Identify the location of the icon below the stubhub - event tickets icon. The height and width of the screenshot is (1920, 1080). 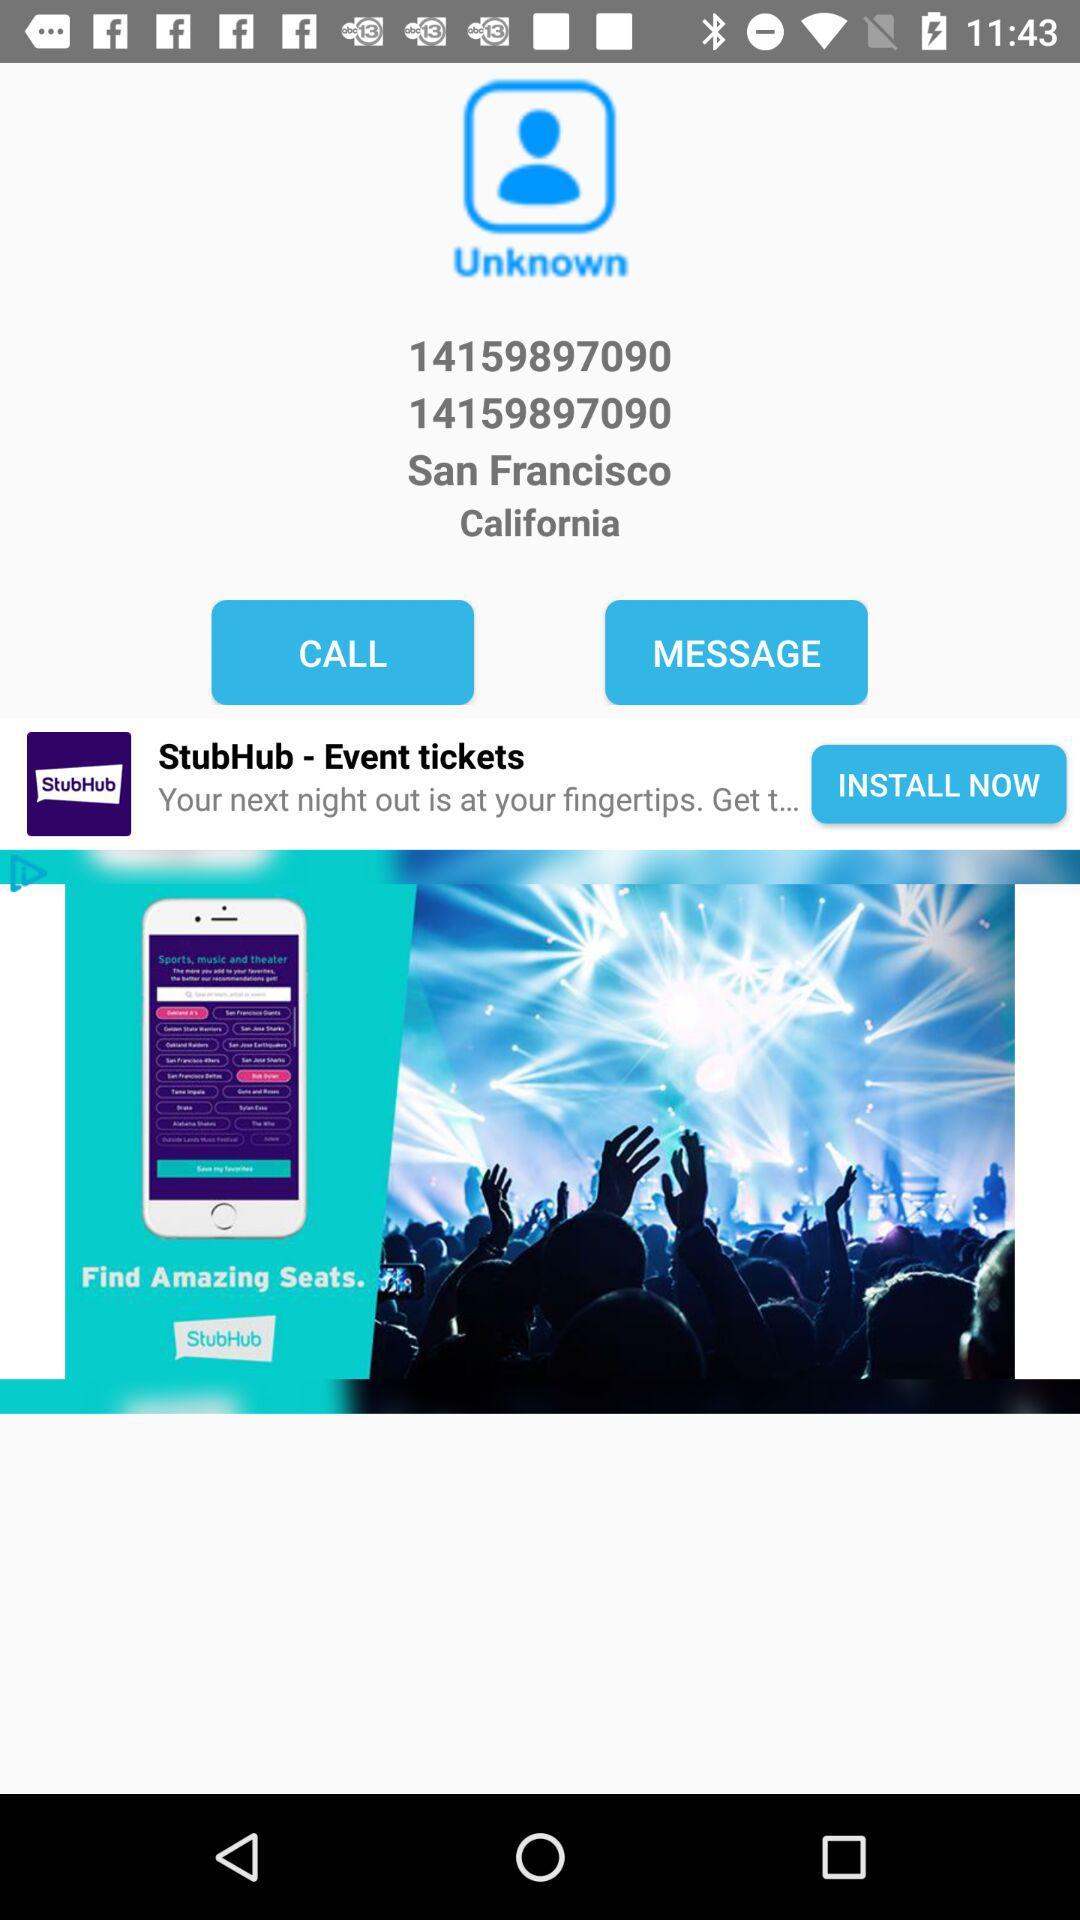
(484, 798).